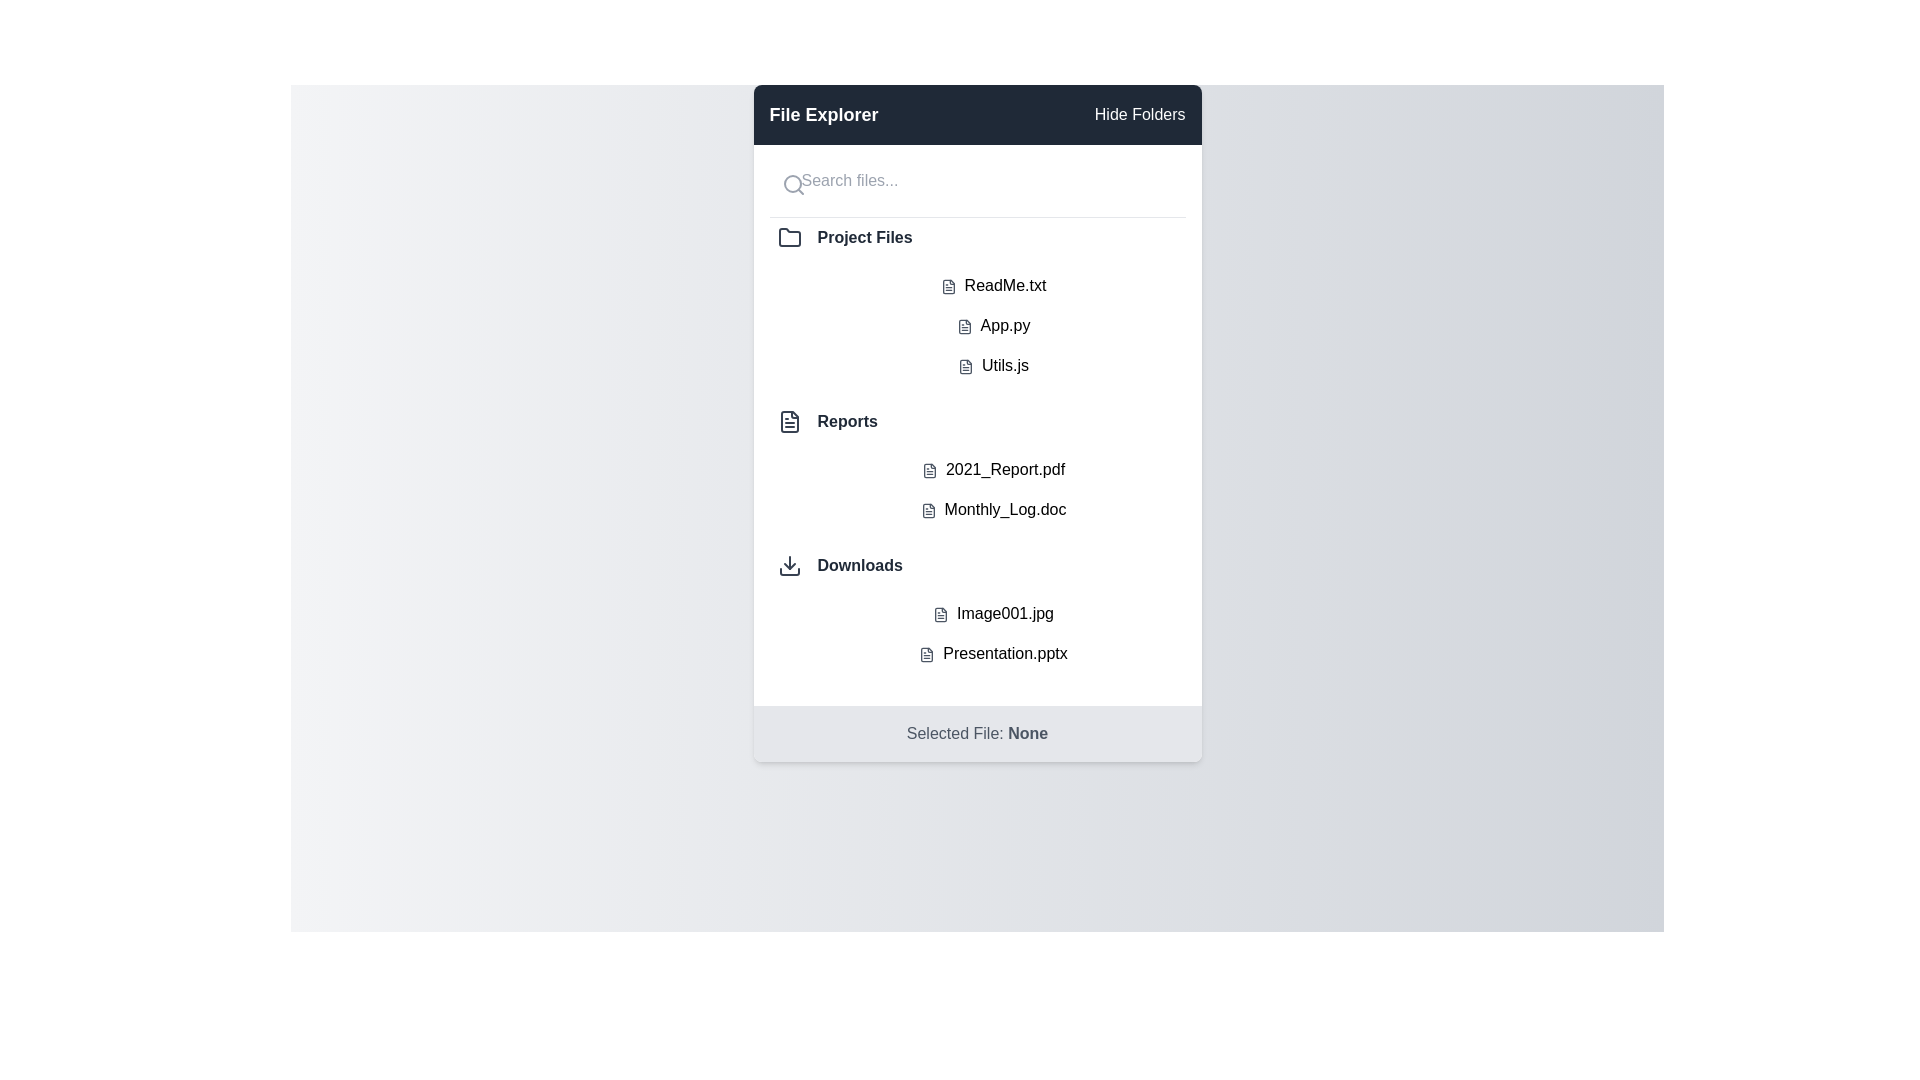  What do you see at coordinates (993, 654) in the screenshot?
I see `the file named Presentation.pptx to select it` at bounding box center [993, 654].